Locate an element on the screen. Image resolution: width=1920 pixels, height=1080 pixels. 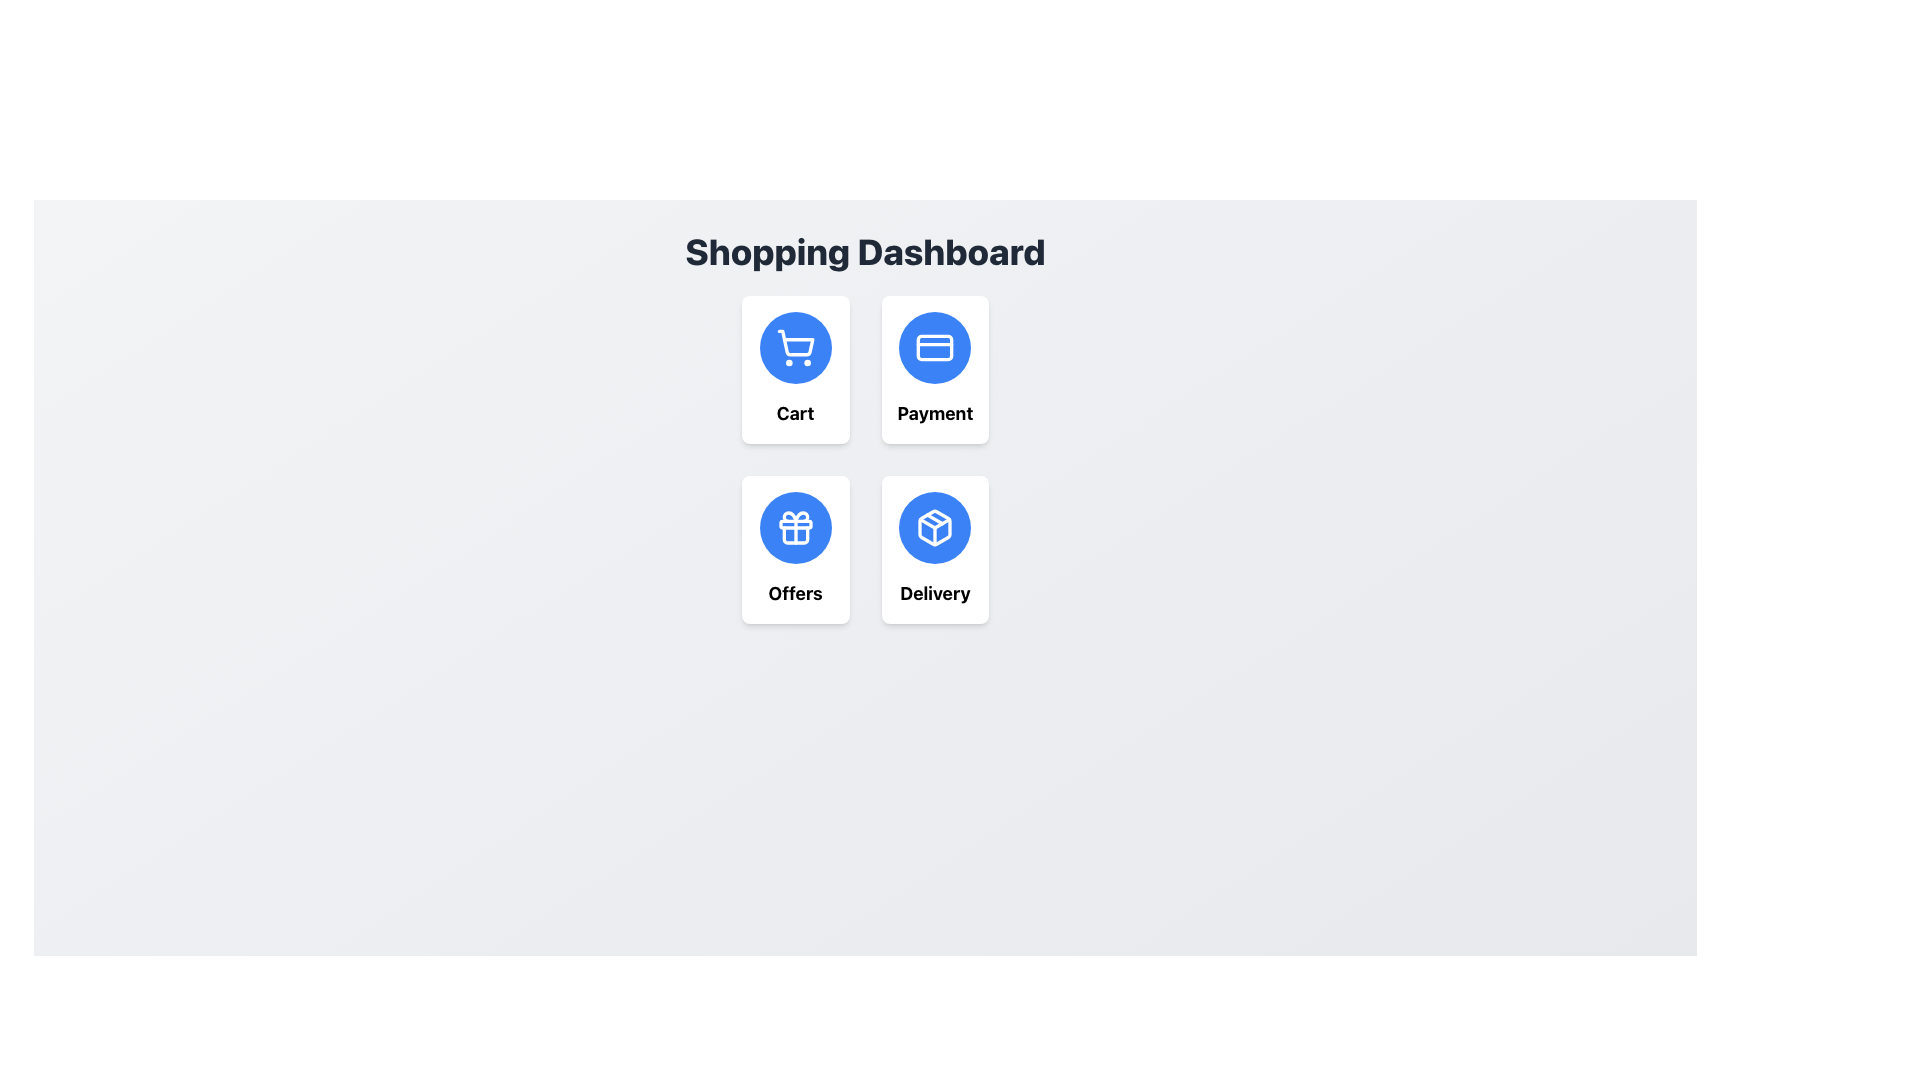
the 'Payment' Interactive Card in the dashboard is located at coordinates (934, 370).